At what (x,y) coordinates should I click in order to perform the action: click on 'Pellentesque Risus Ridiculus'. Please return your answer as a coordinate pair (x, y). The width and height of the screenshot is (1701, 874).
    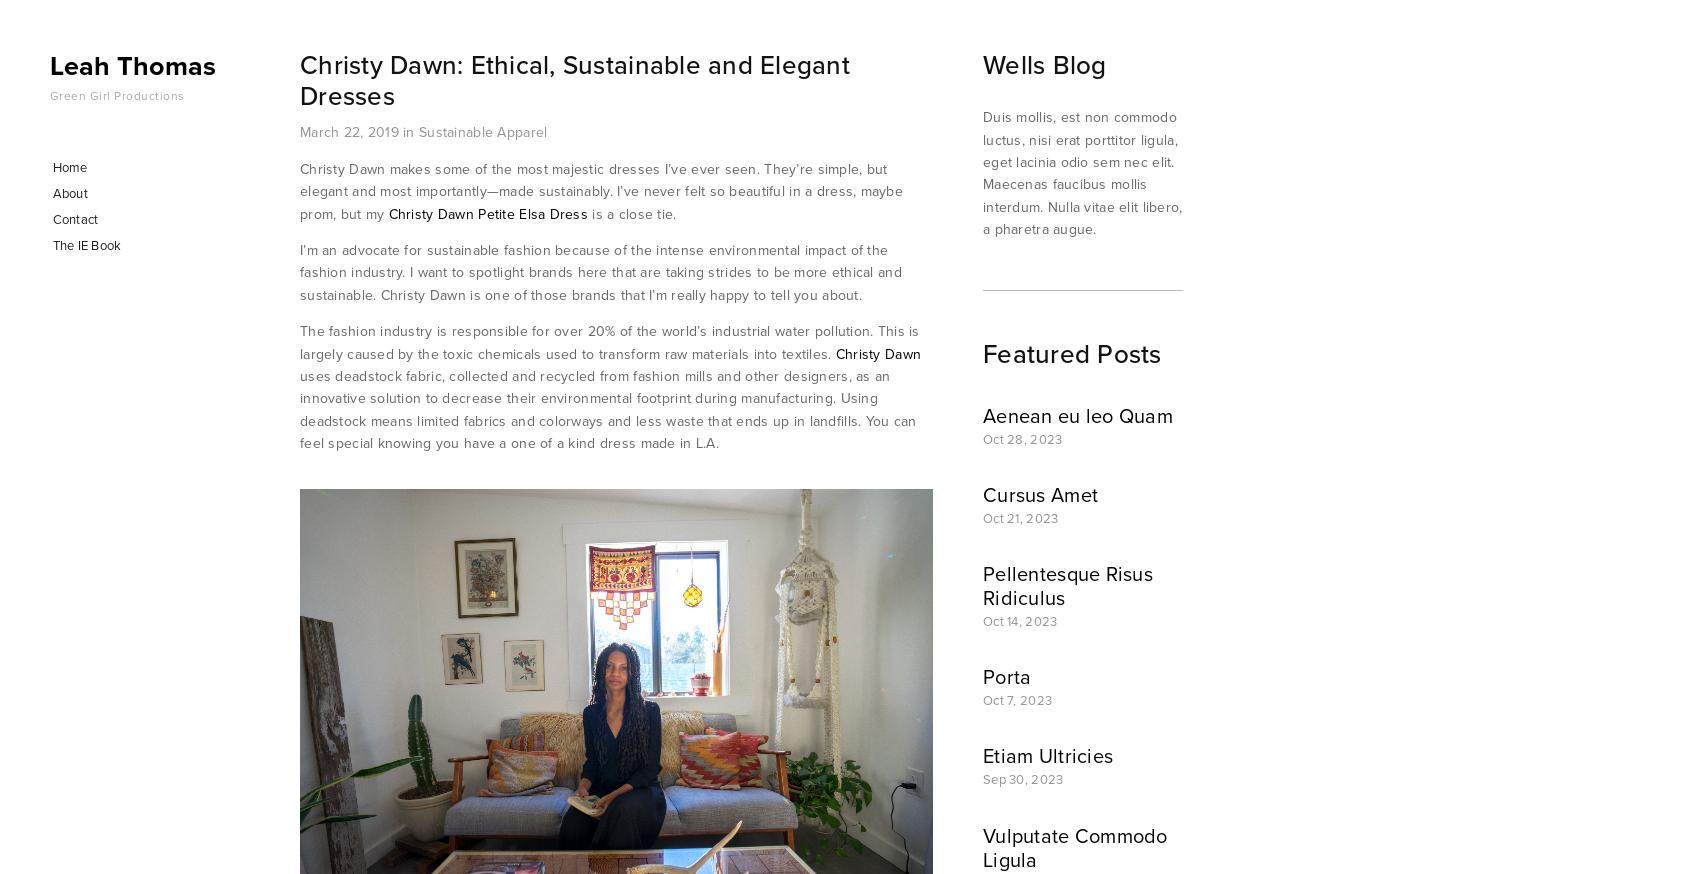
    Looking at the image, I should click on (1068, 585).